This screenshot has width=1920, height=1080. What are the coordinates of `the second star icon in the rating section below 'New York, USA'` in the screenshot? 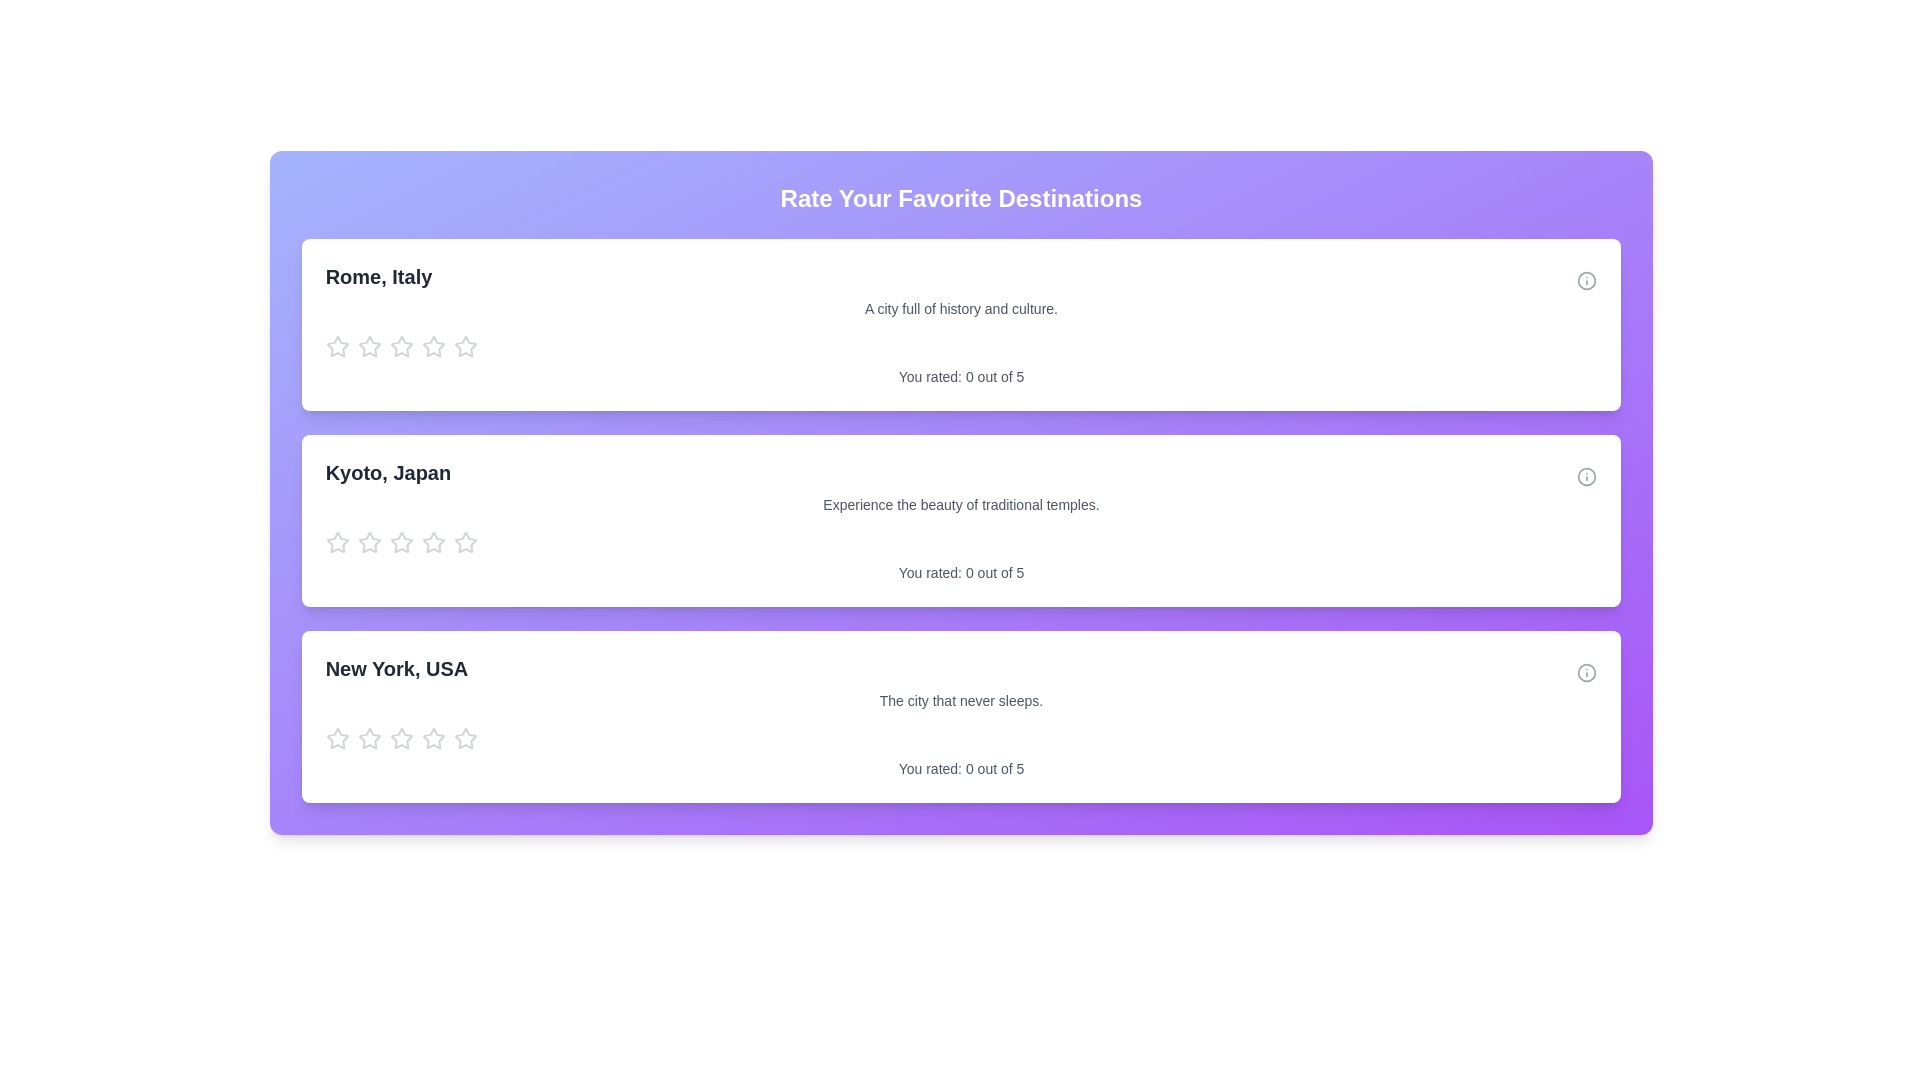 It's located at (369, 739).